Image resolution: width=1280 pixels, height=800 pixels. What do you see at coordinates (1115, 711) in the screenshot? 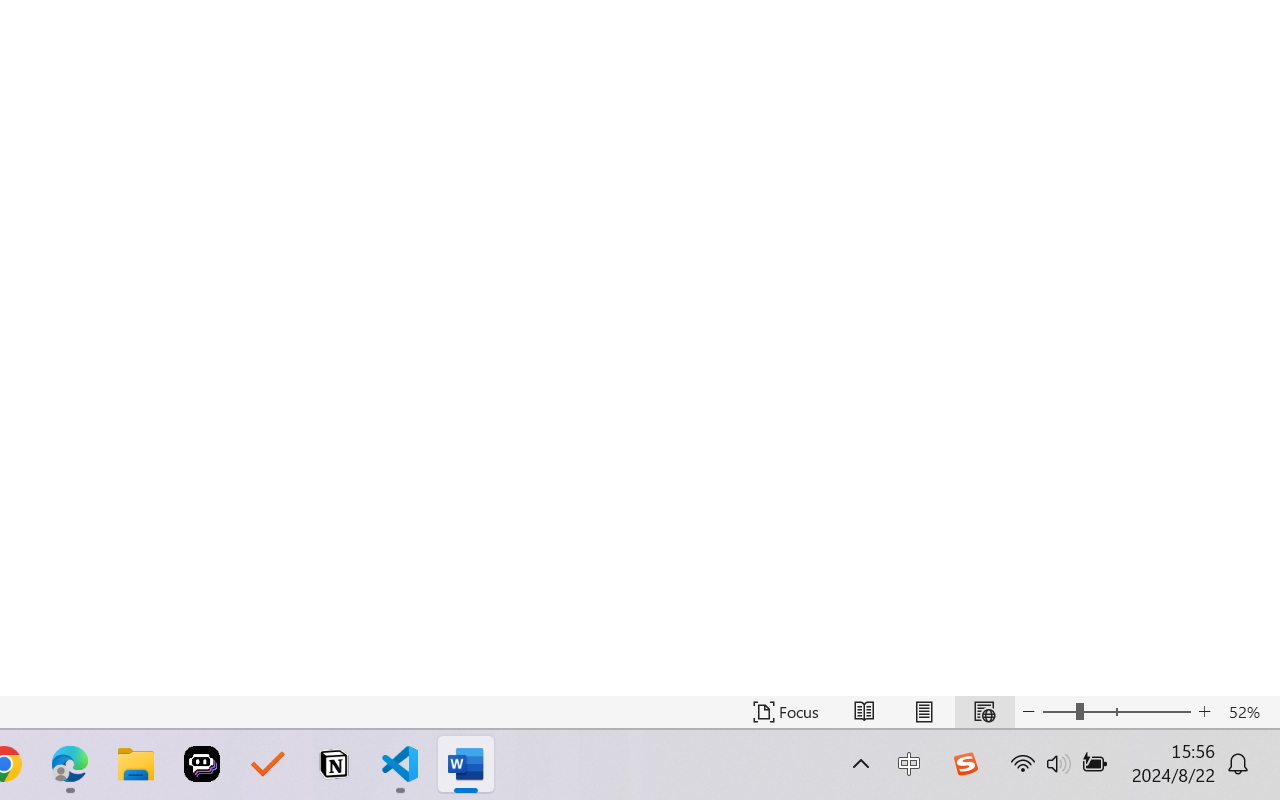
I see `'Zoom'` at bounding box center [1115, 711].